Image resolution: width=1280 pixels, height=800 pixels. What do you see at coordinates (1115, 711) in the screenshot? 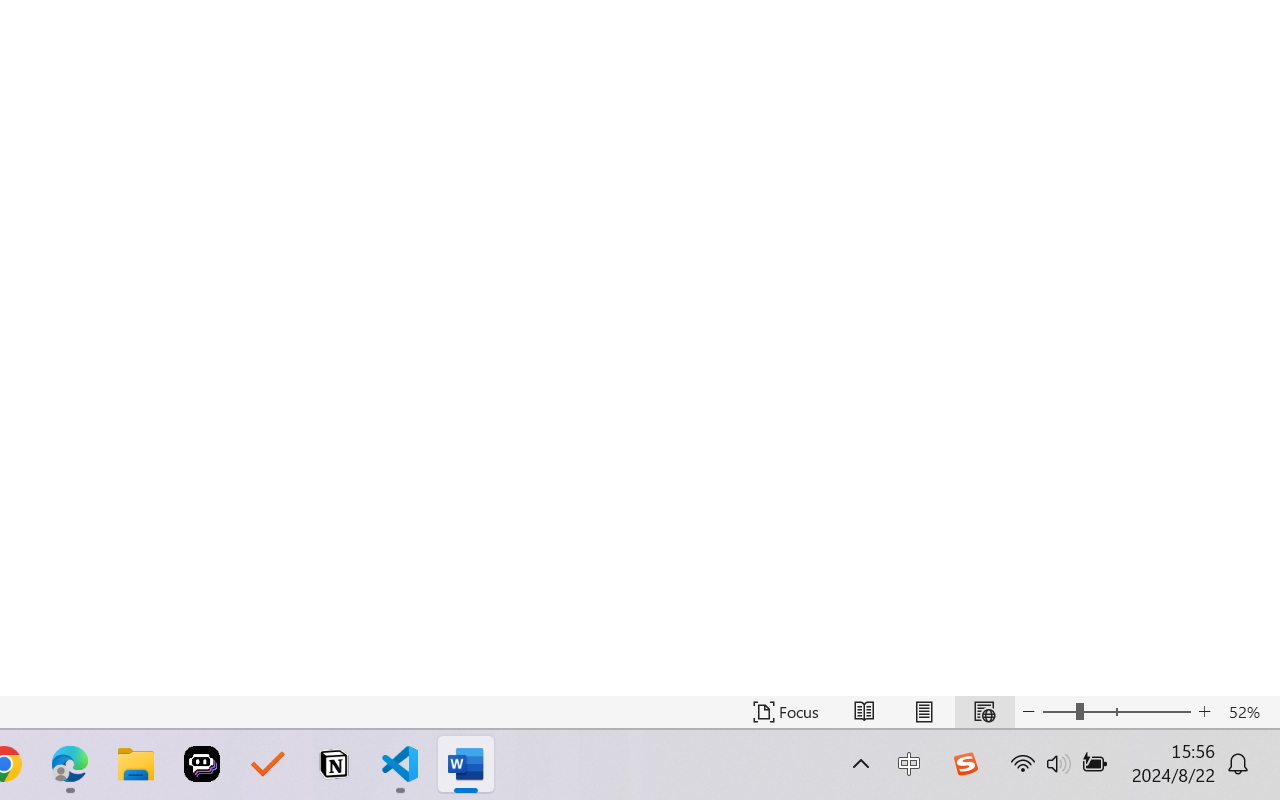
I see `'Zoom'` at bounding box center [1115, 711].